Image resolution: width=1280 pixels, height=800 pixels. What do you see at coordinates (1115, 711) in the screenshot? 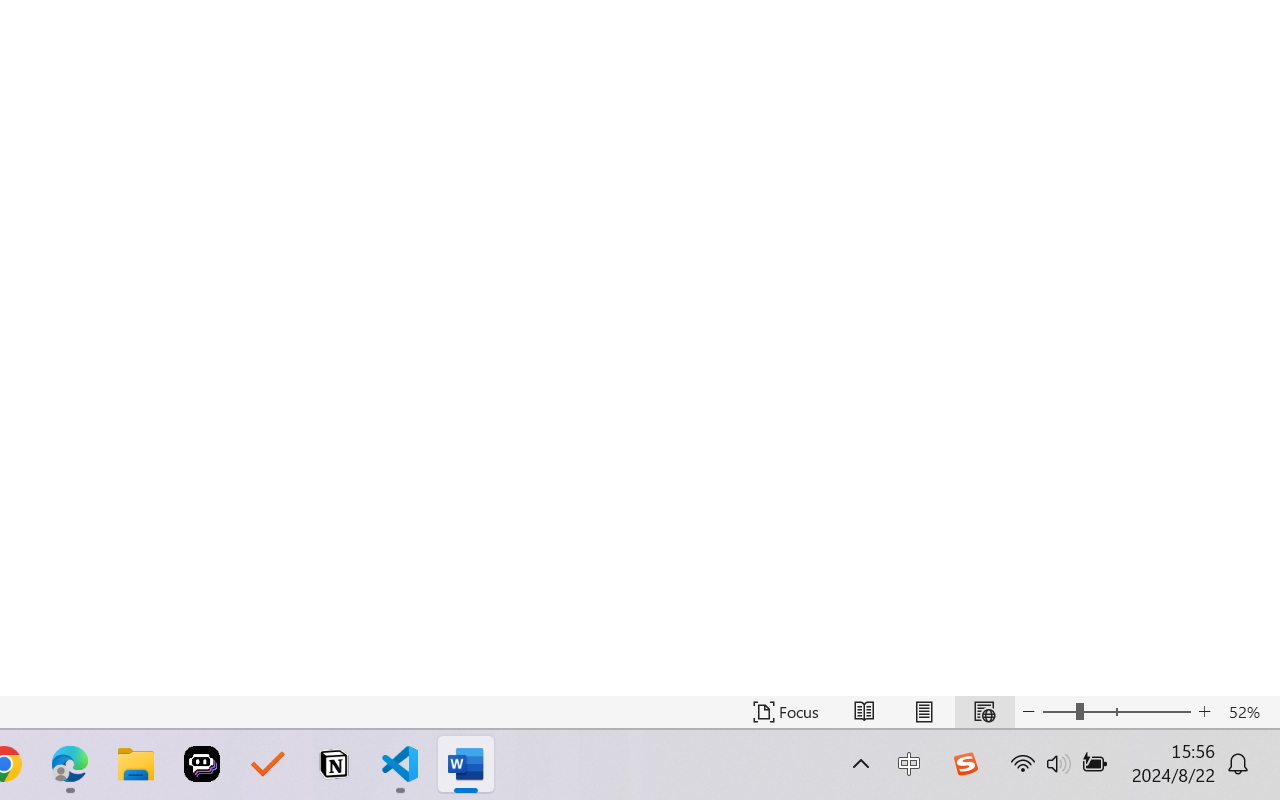
I see `'Zoom'` at bounding box center [1115, 711].